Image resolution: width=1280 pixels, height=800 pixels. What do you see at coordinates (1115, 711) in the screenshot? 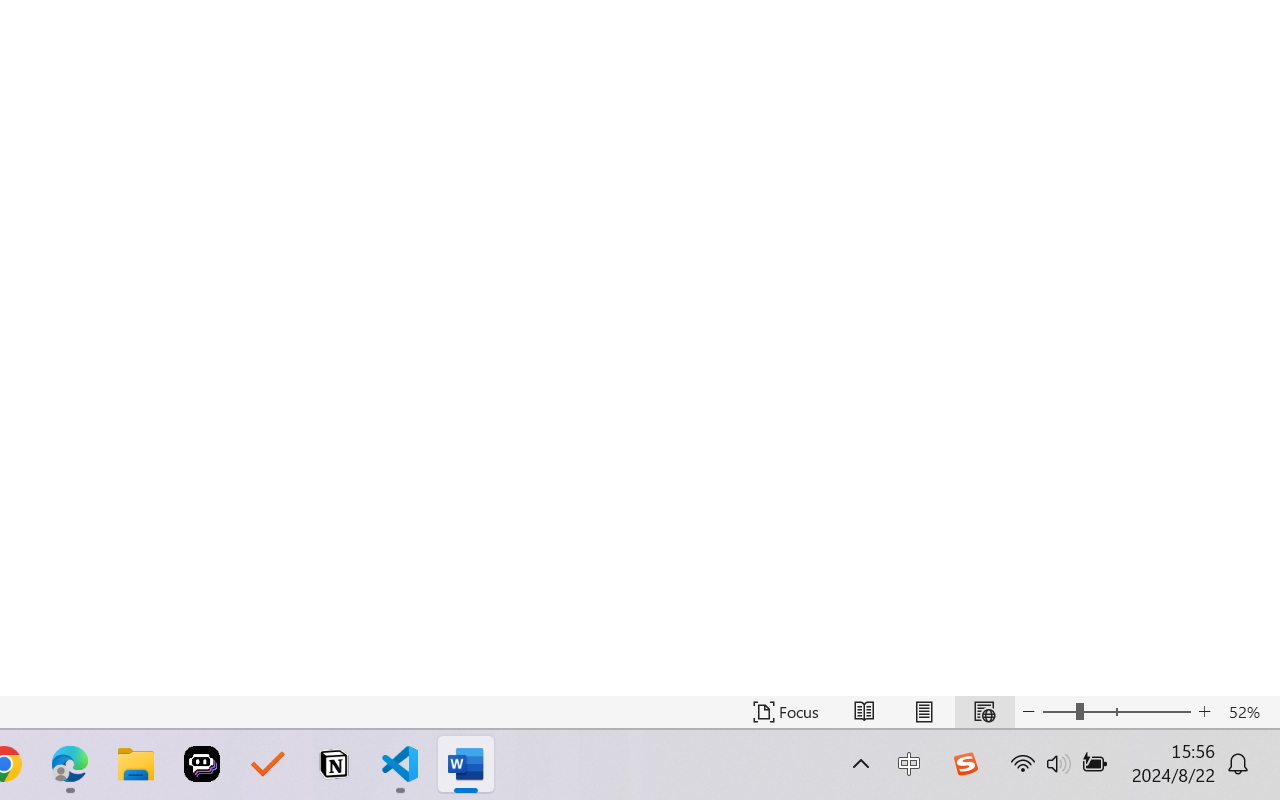
I see `'Zoom'` at bounding box center [1115, 711].